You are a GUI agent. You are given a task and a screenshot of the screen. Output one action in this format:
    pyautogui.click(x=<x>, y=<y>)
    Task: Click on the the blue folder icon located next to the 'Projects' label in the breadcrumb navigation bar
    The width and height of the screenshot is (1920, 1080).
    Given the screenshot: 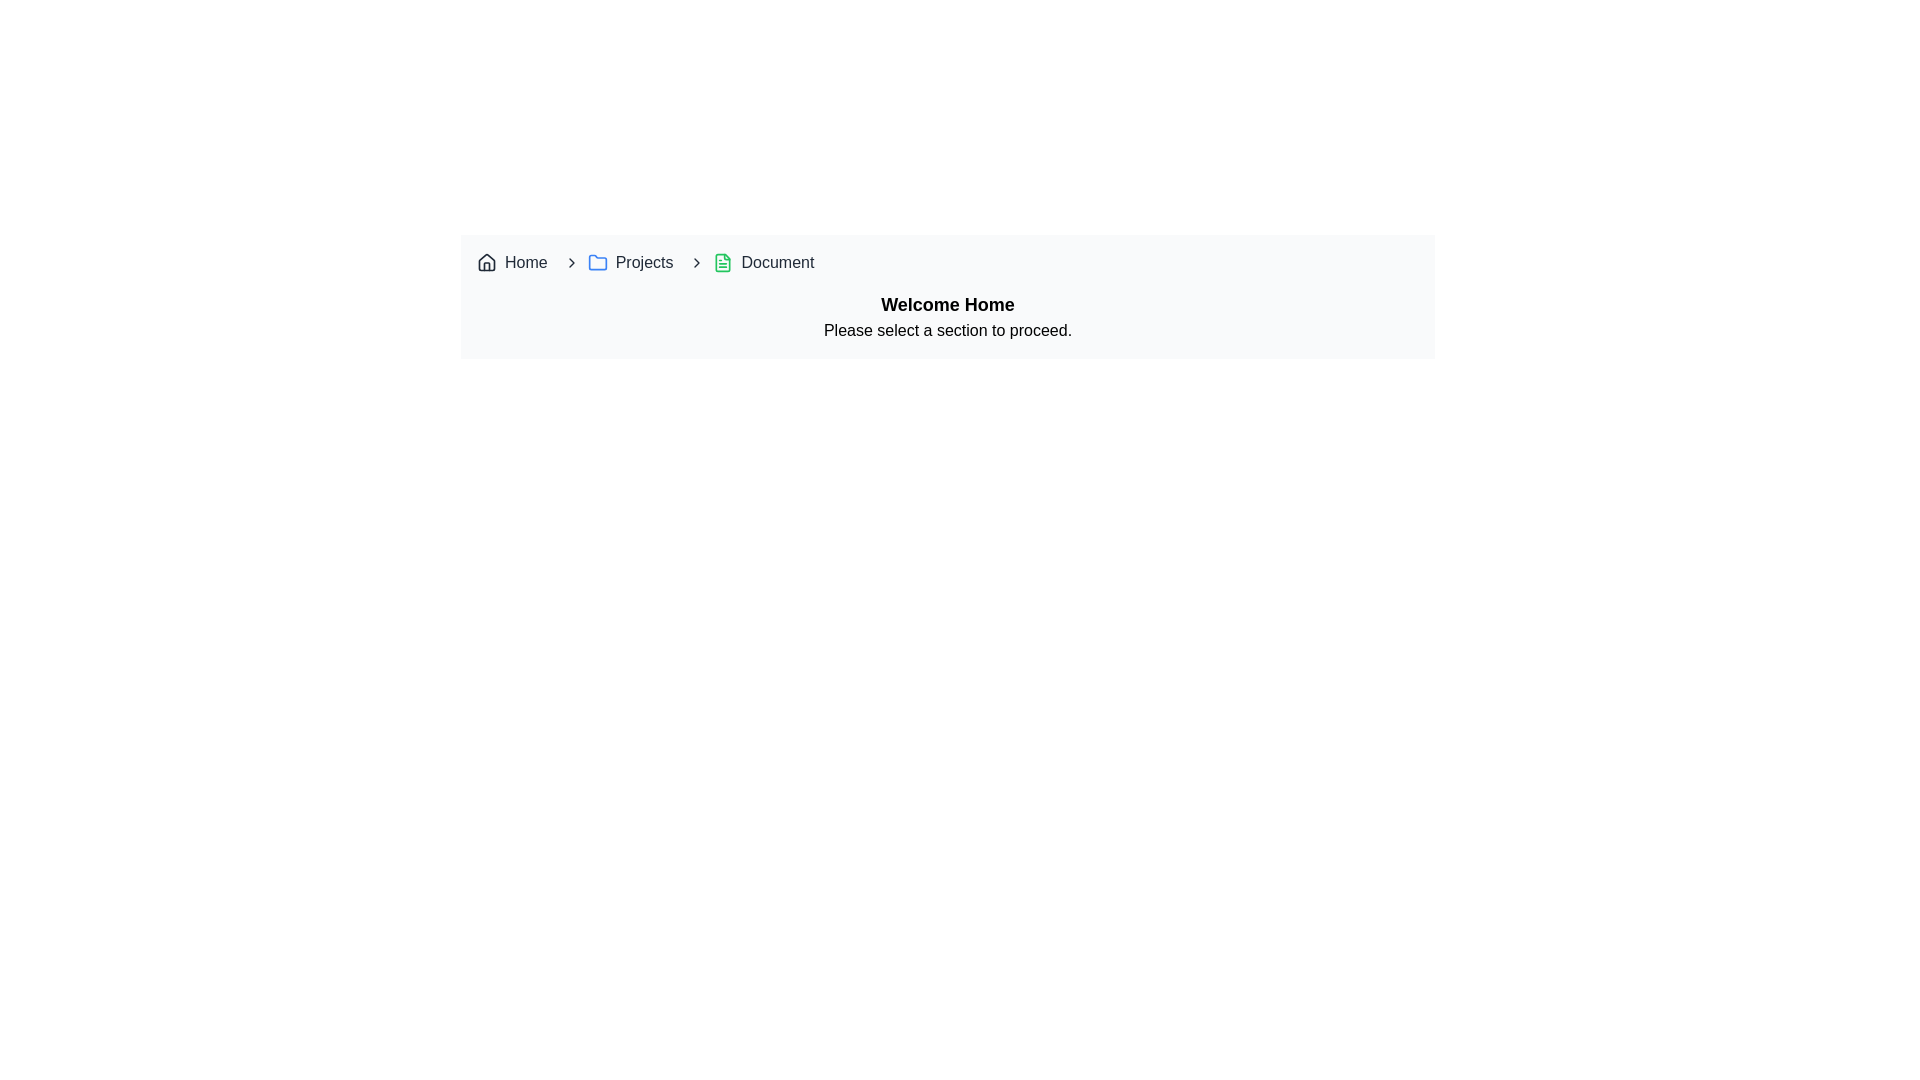 What is the action you would take?
    pyautogui.click(x=596, y=261)
    